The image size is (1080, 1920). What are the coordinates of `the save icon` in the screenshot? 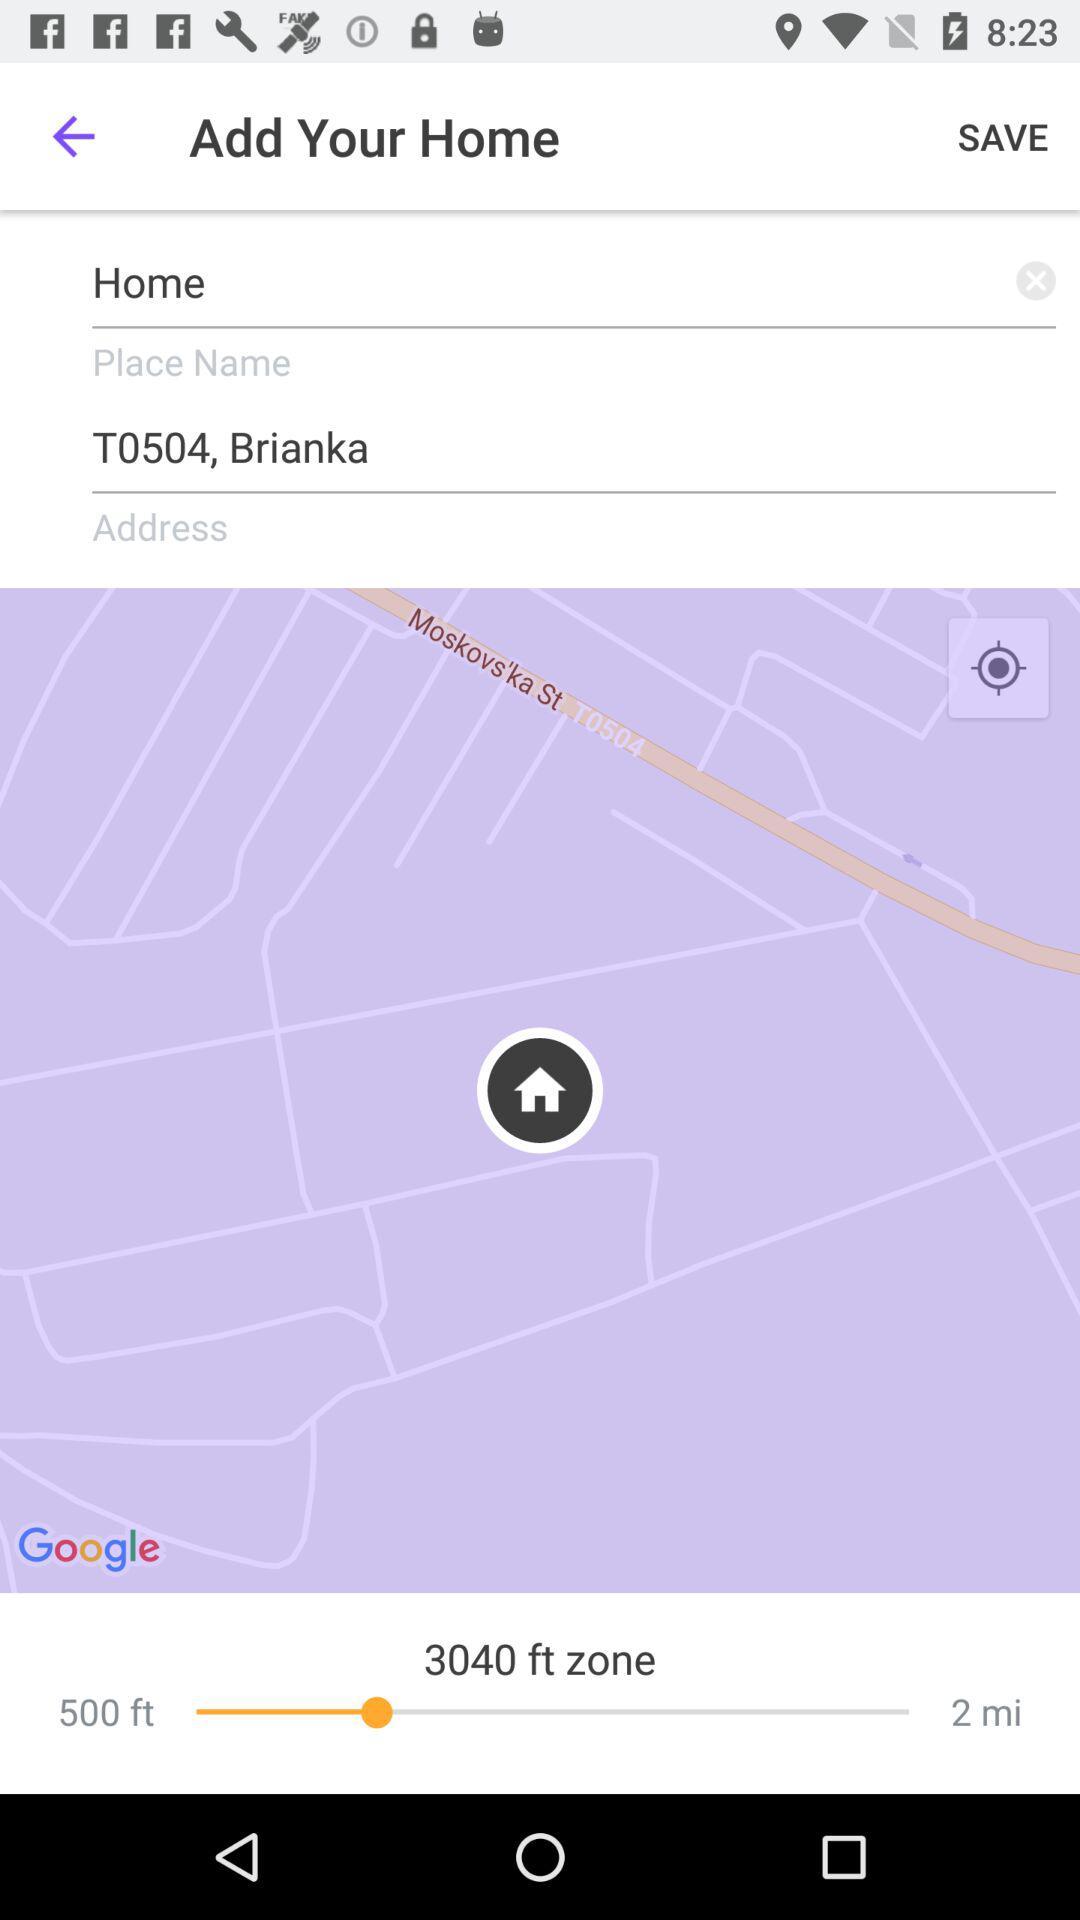 It's located at (1003, 135).